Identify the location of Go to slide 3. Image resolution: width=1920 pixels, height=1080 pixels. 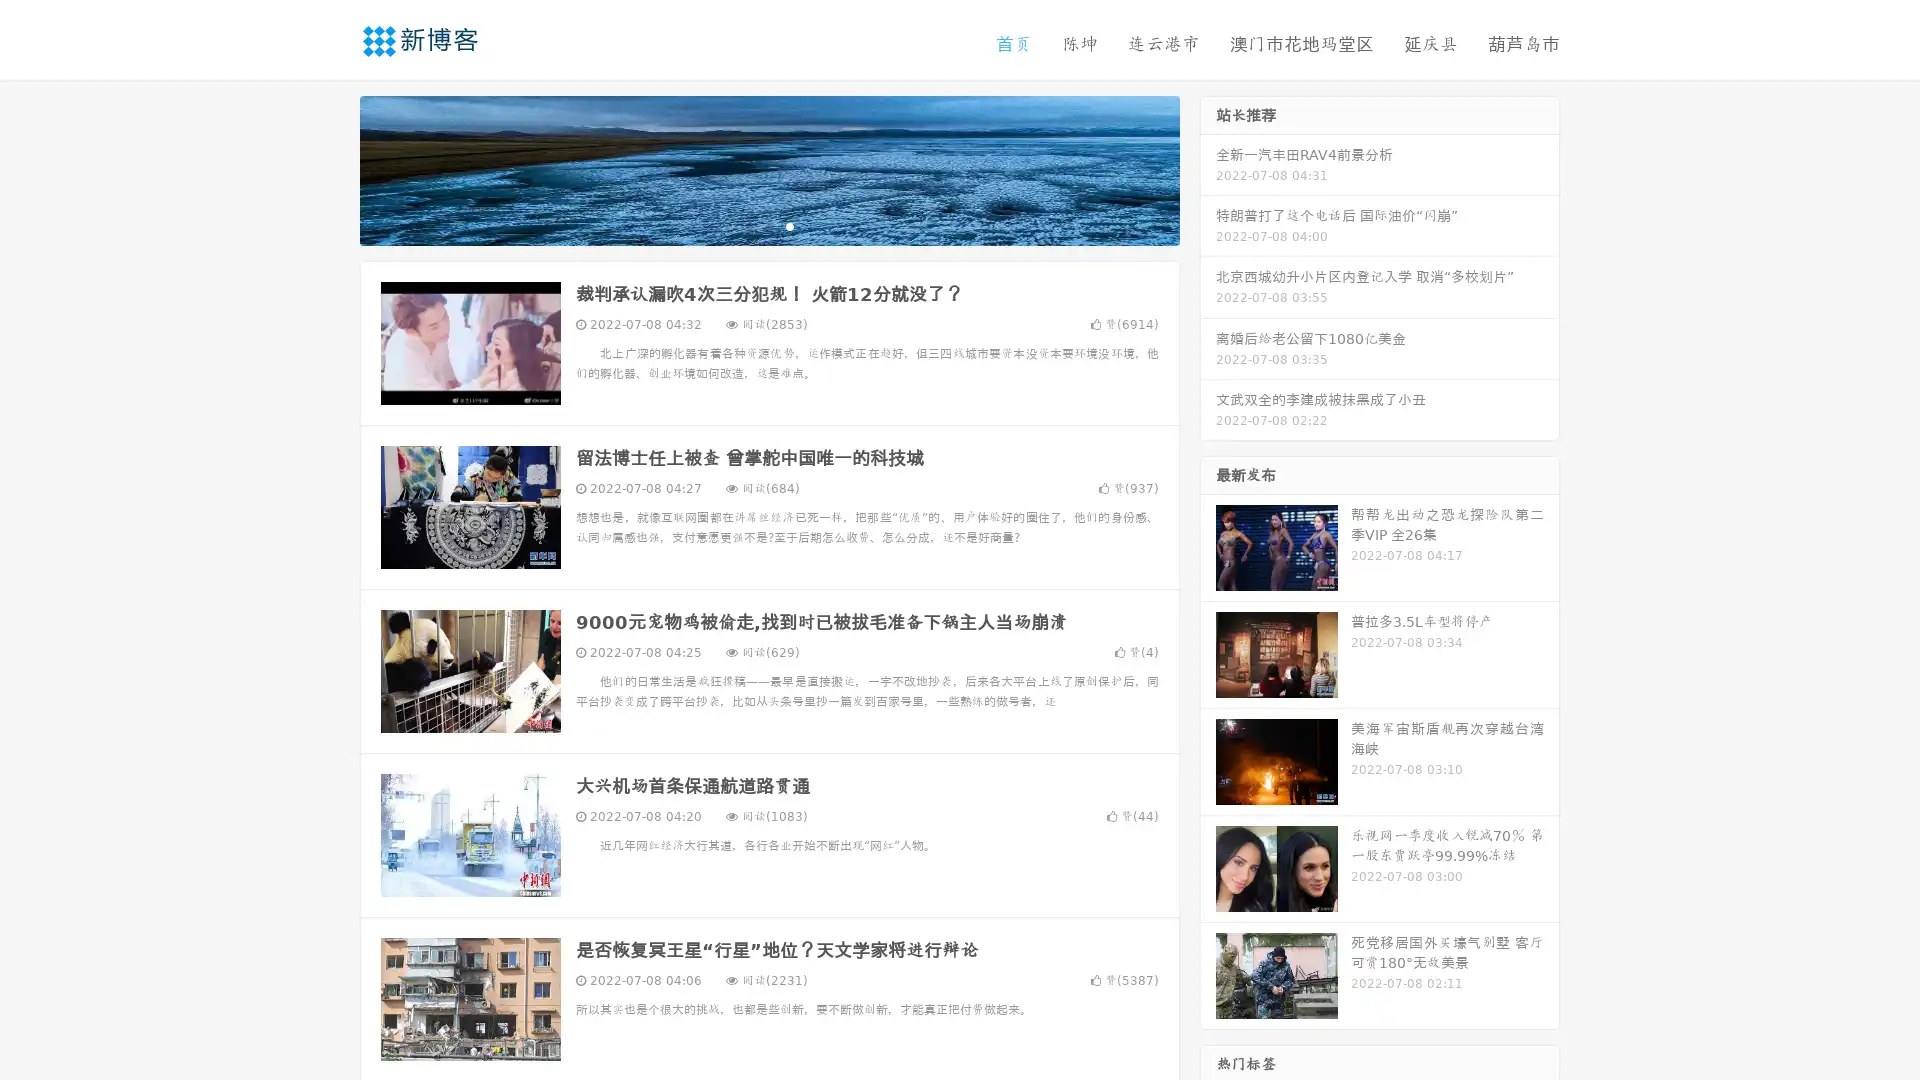
(789, 225).